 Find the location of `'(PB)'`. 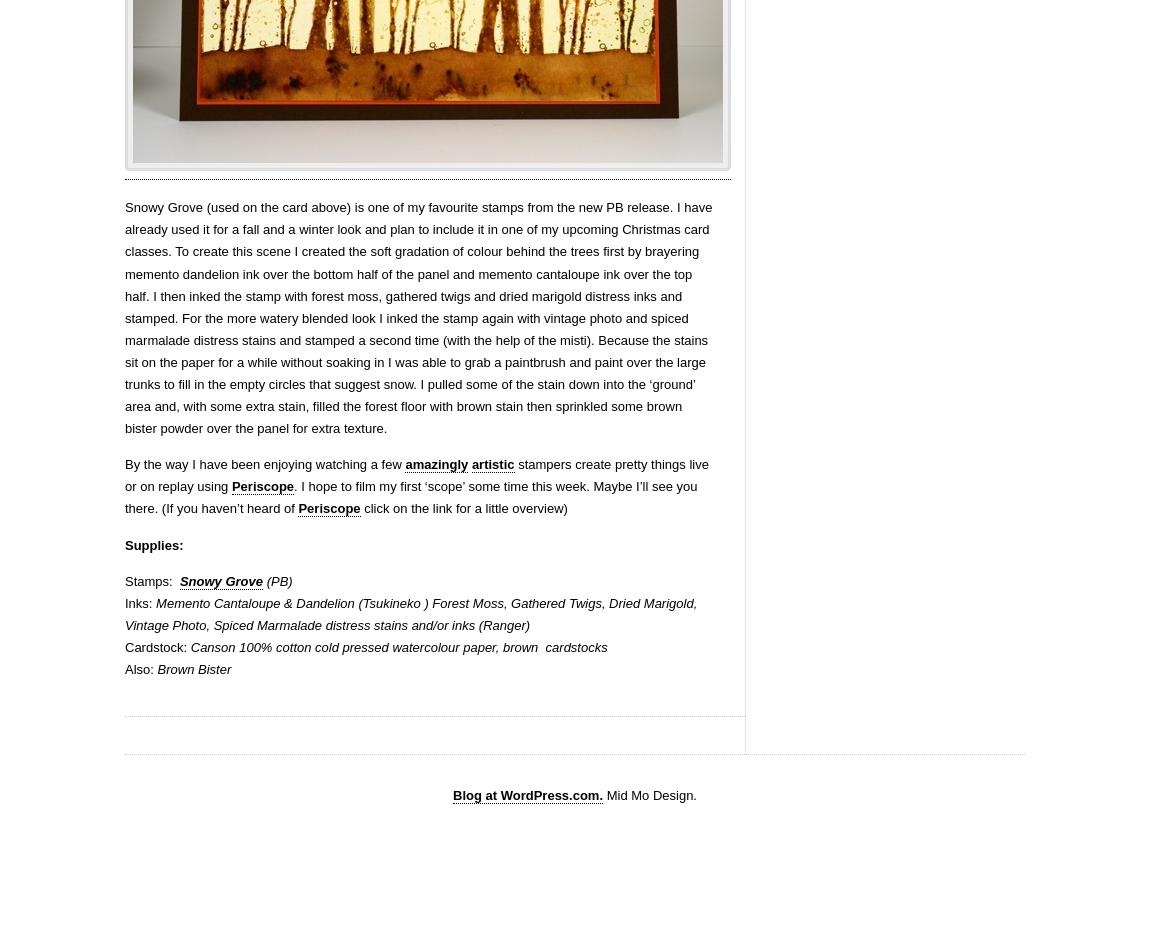

'(PB)' is located at coordinates (264, 580).